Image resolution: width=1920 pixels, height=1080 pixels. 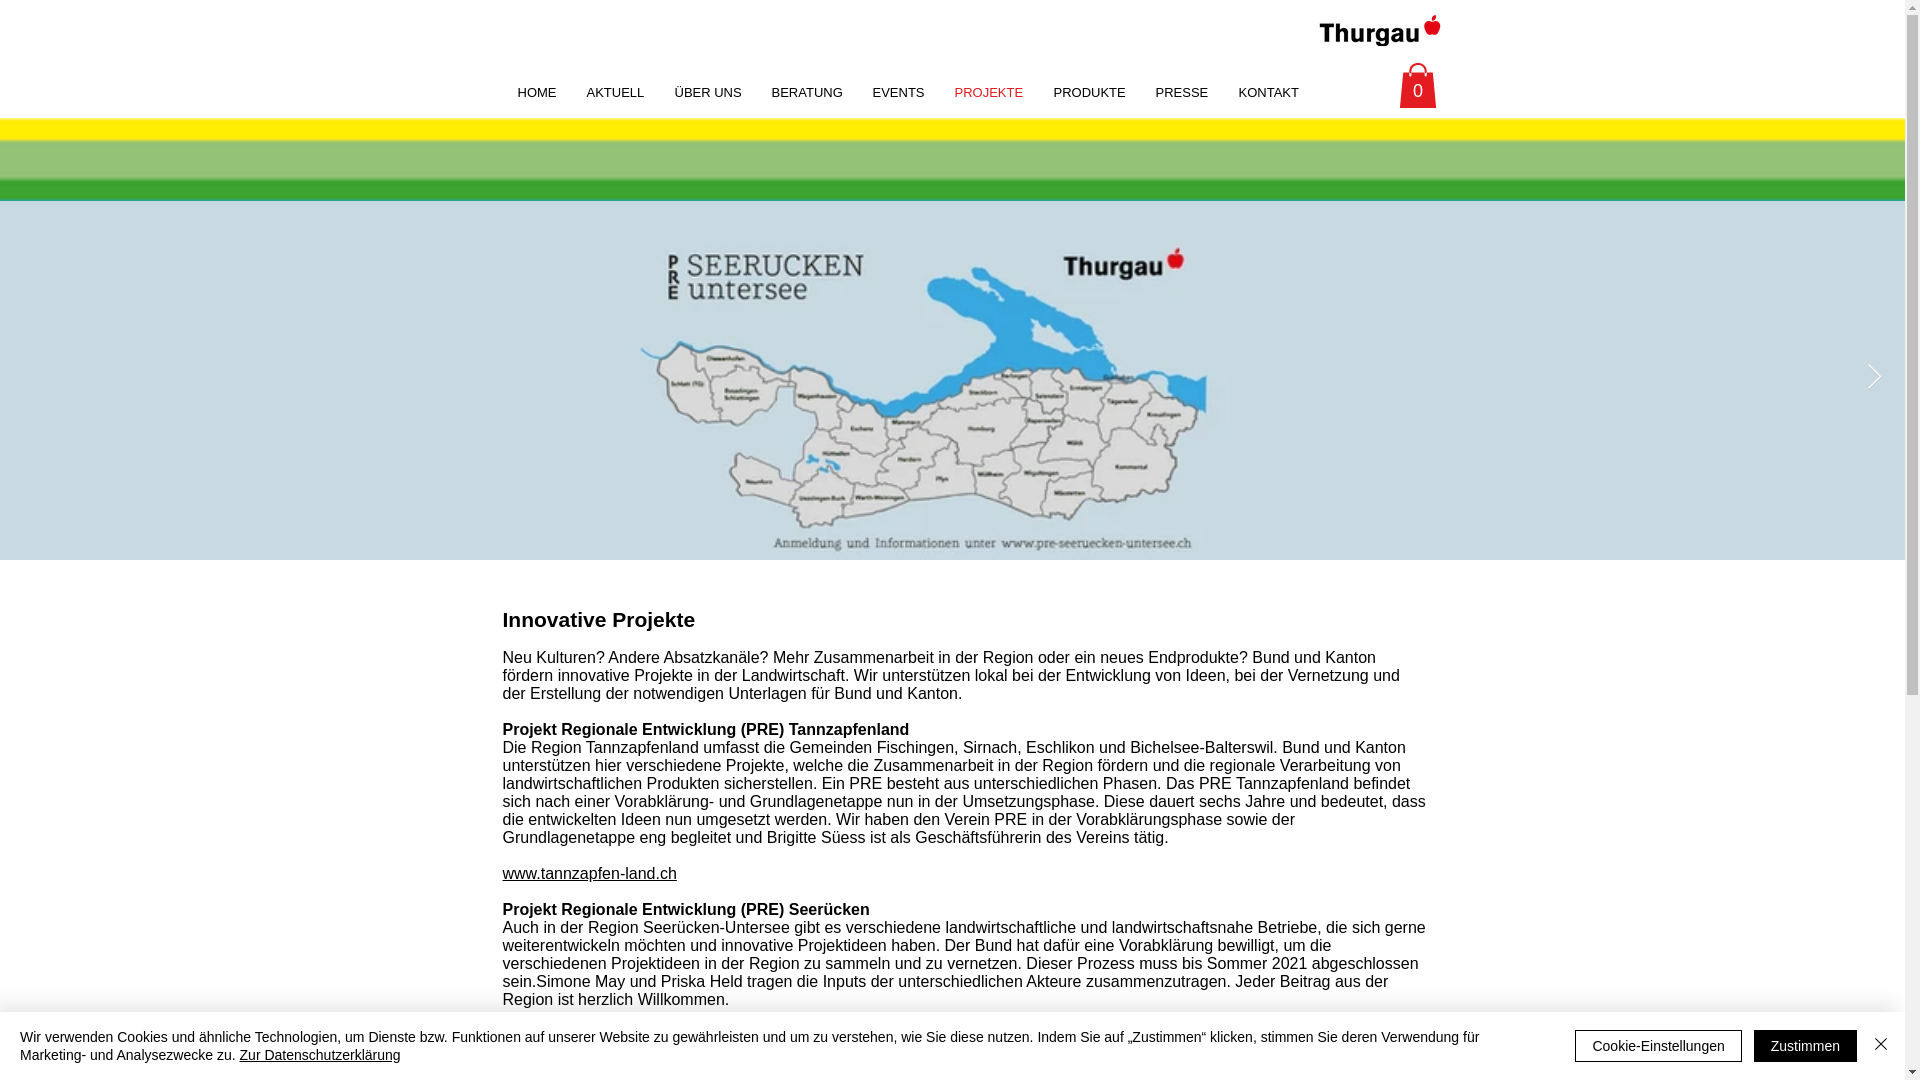 I want to click on 'BERATUNG', so click(x=754, y=92).